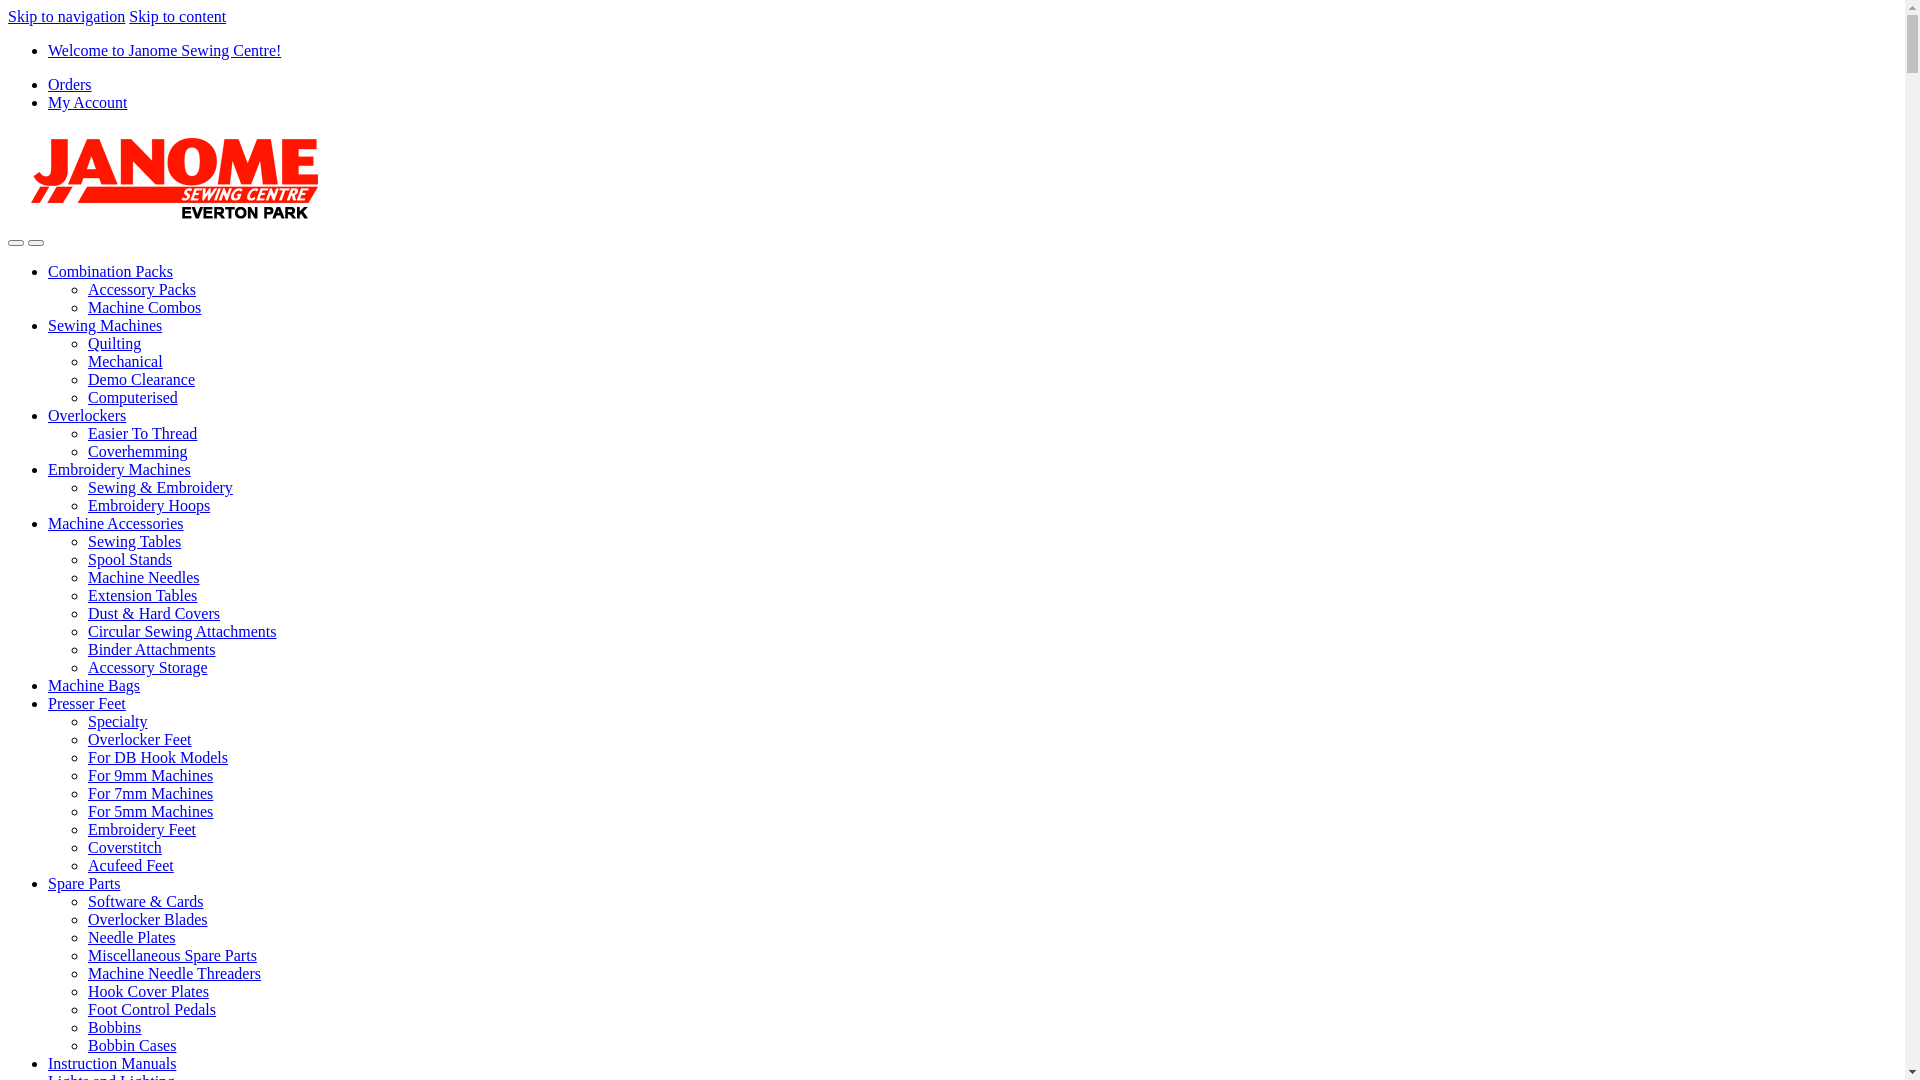 The width and height of the screenshot is (1920, 1080). What do you see at coordinates (86, 954) in the screenshot?
I see `'Miscellaneous Spare Parts'` at bounding box center [86, 954].